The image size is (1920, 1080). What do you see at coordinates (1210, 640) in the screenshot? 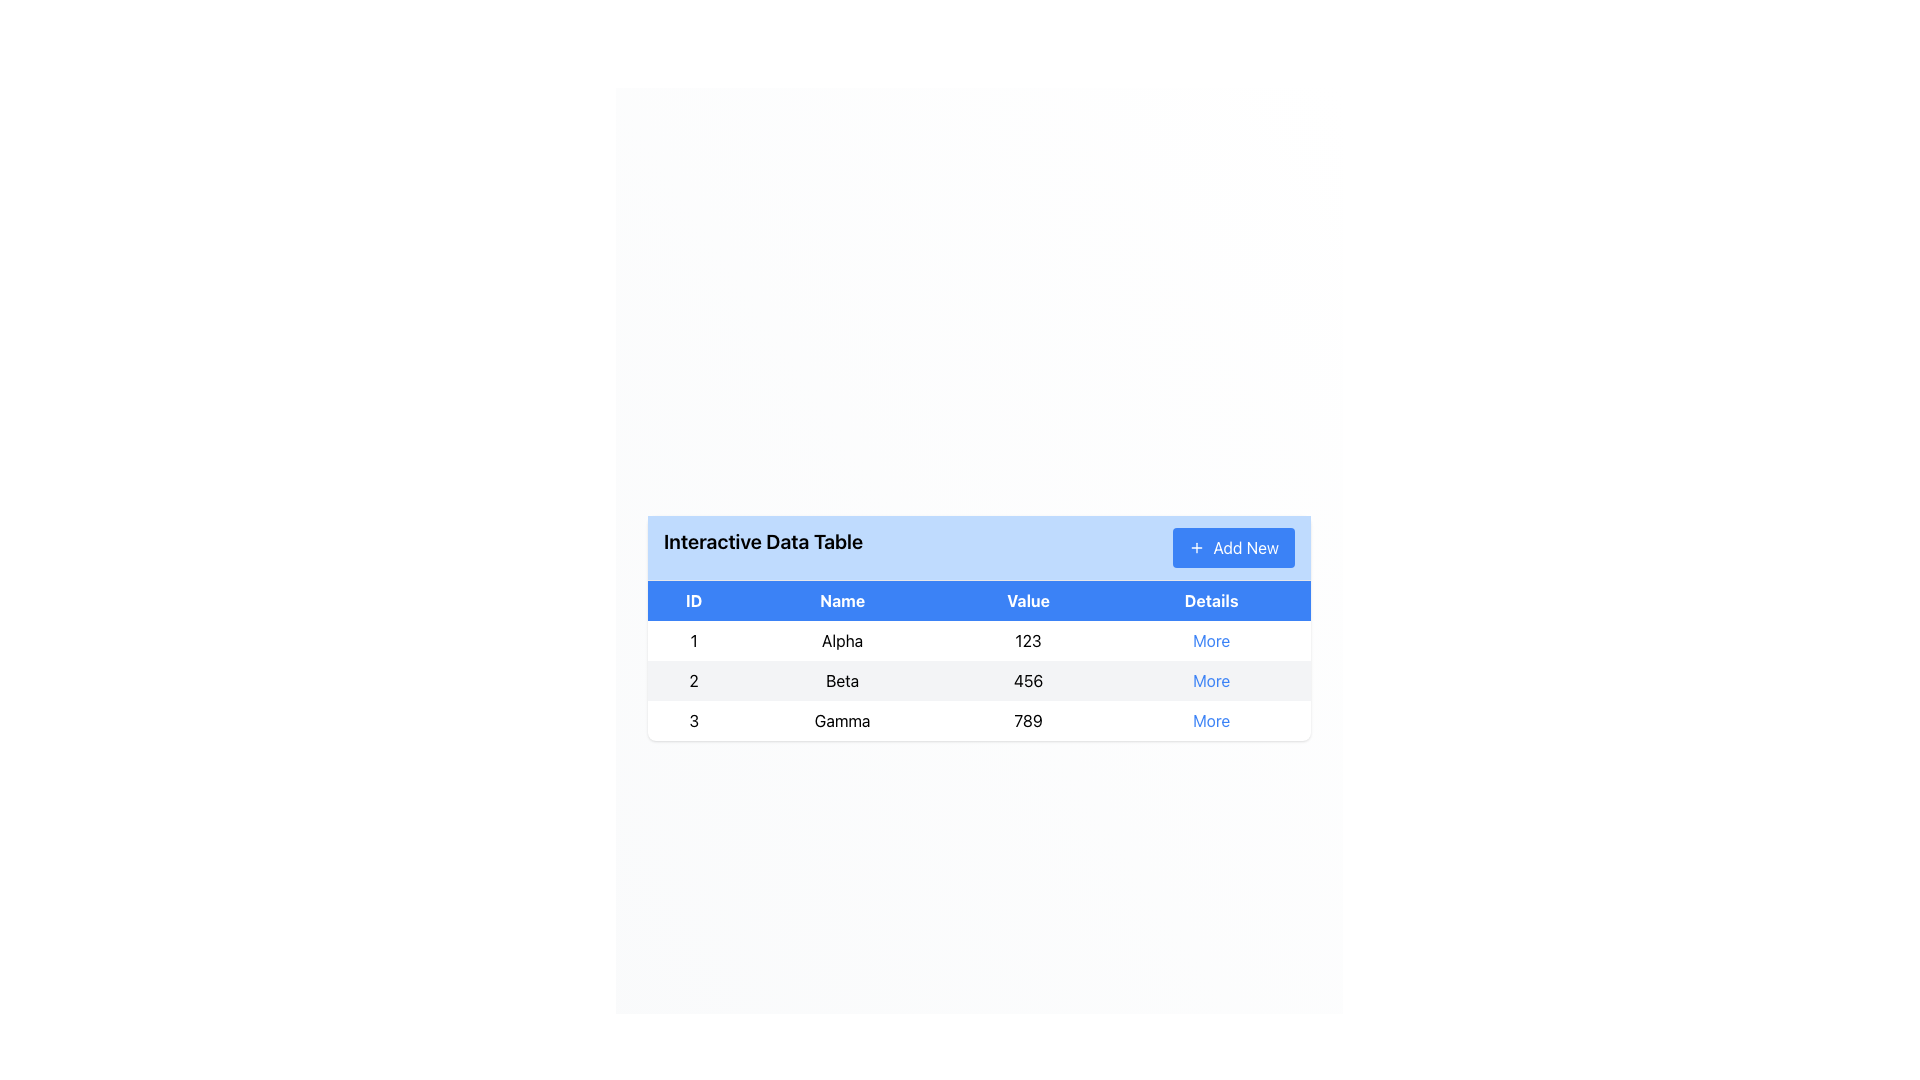
I see `the blue-colored clickable text link labeled 'More' in the 'Details' column of the data table` at bounding box center [1210, 640].